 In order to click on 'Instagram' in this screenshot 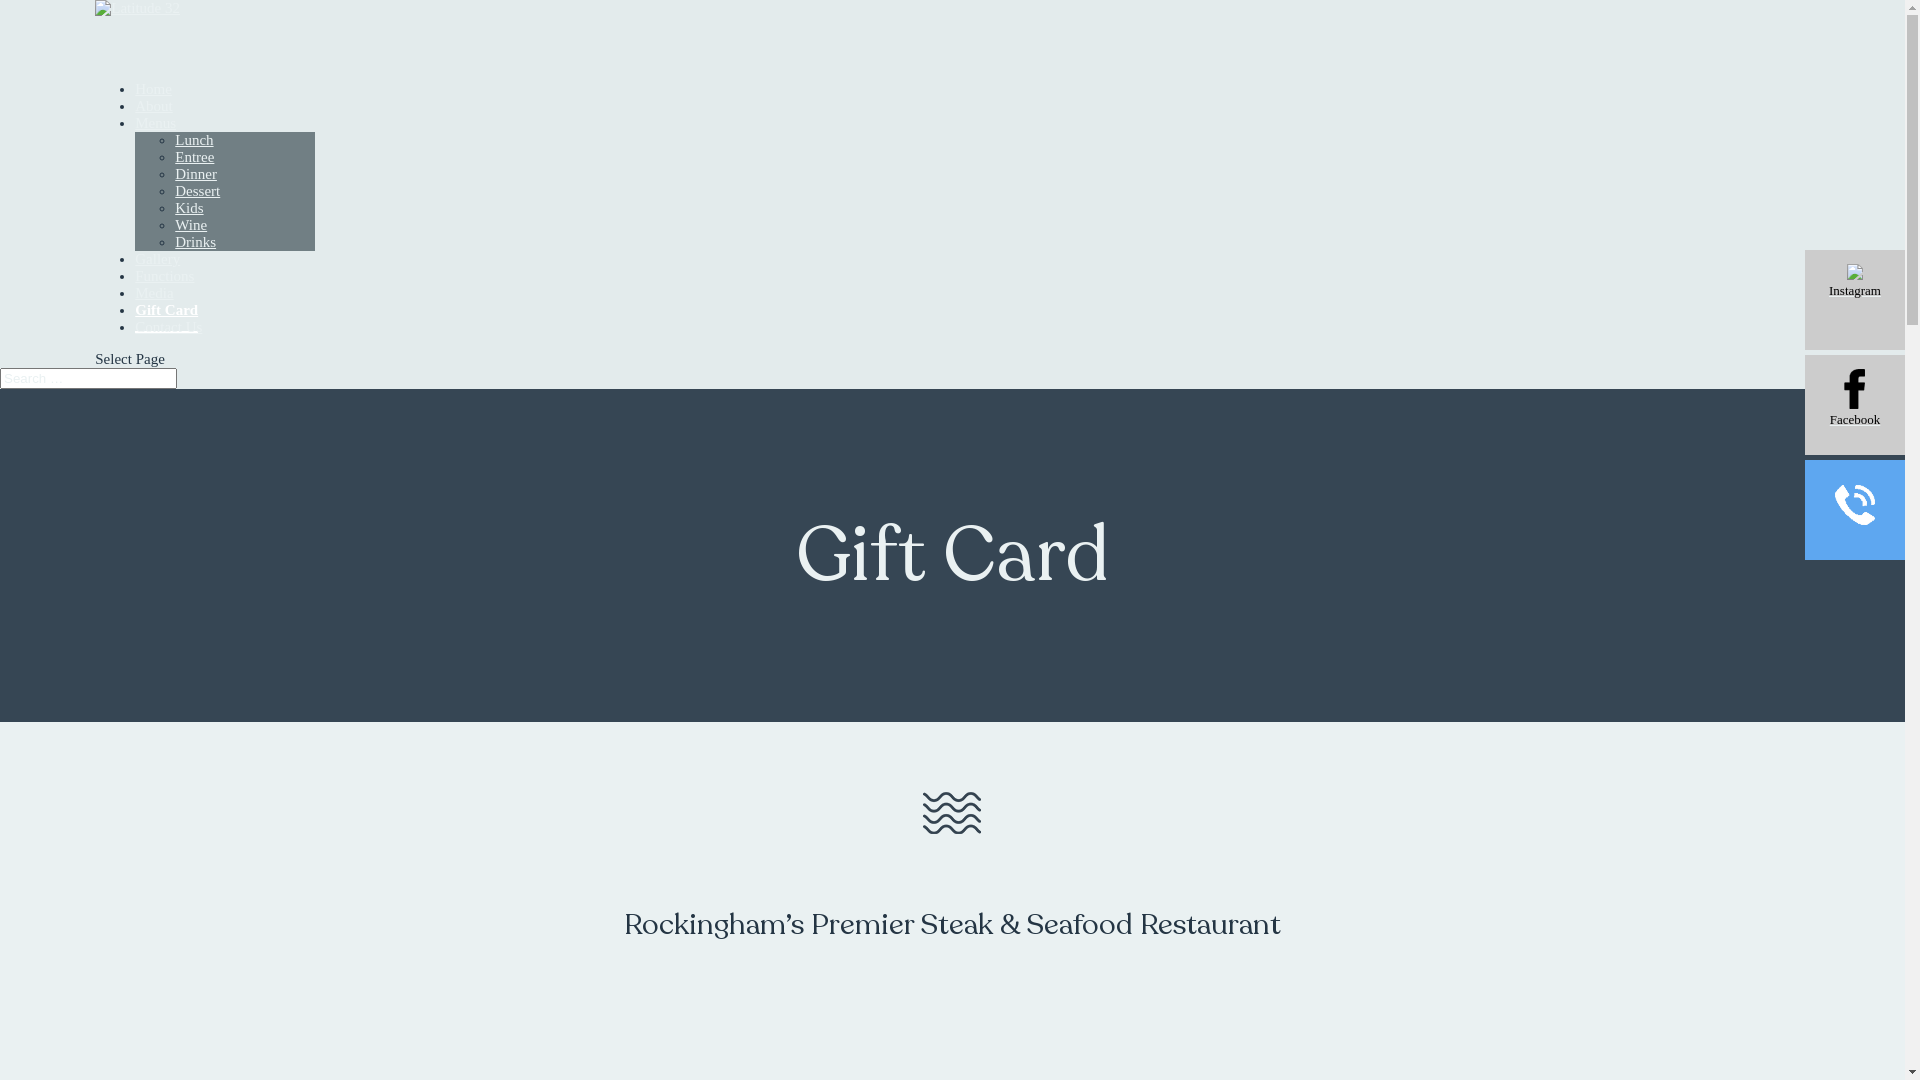, I will do `click(1804, 300)`.